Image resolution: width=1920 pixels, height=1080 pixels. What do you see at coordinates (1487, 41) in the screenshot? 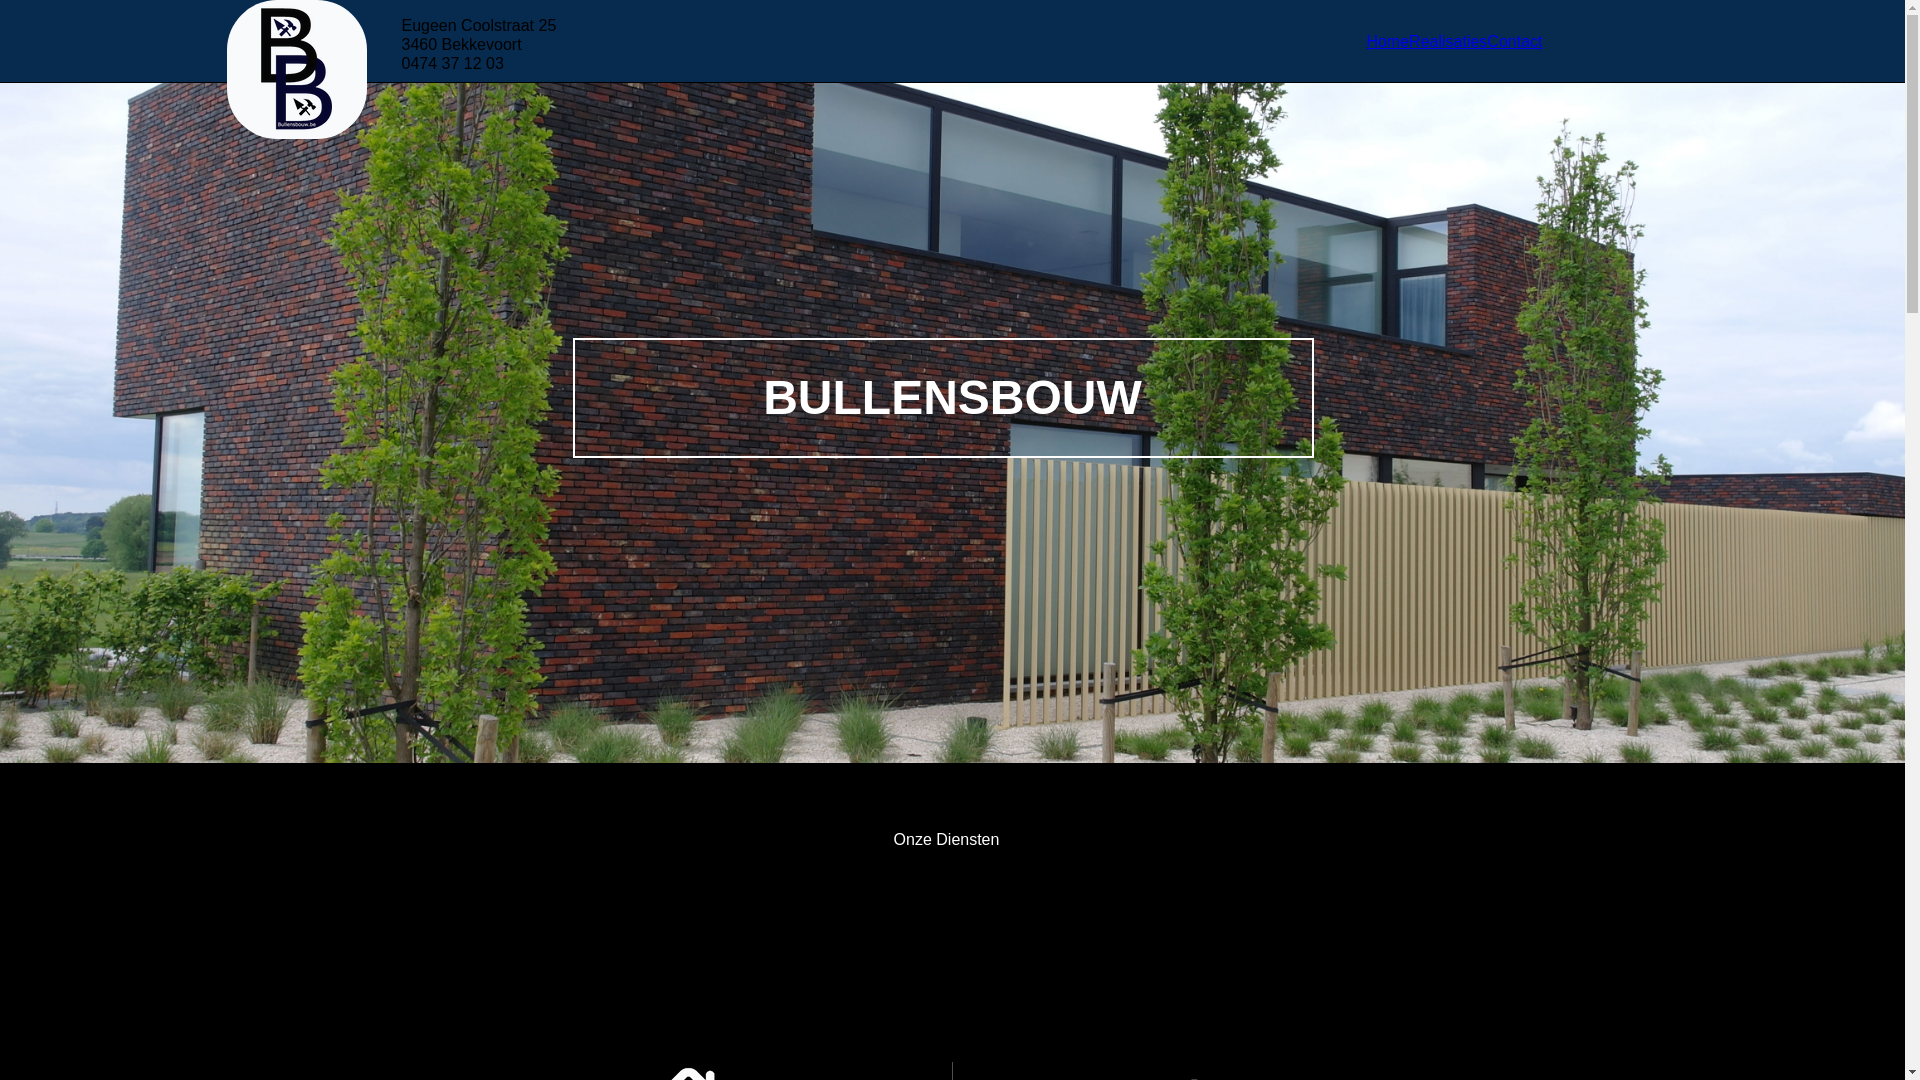
I see `'Contact'` at bounding box center [1487, 41].